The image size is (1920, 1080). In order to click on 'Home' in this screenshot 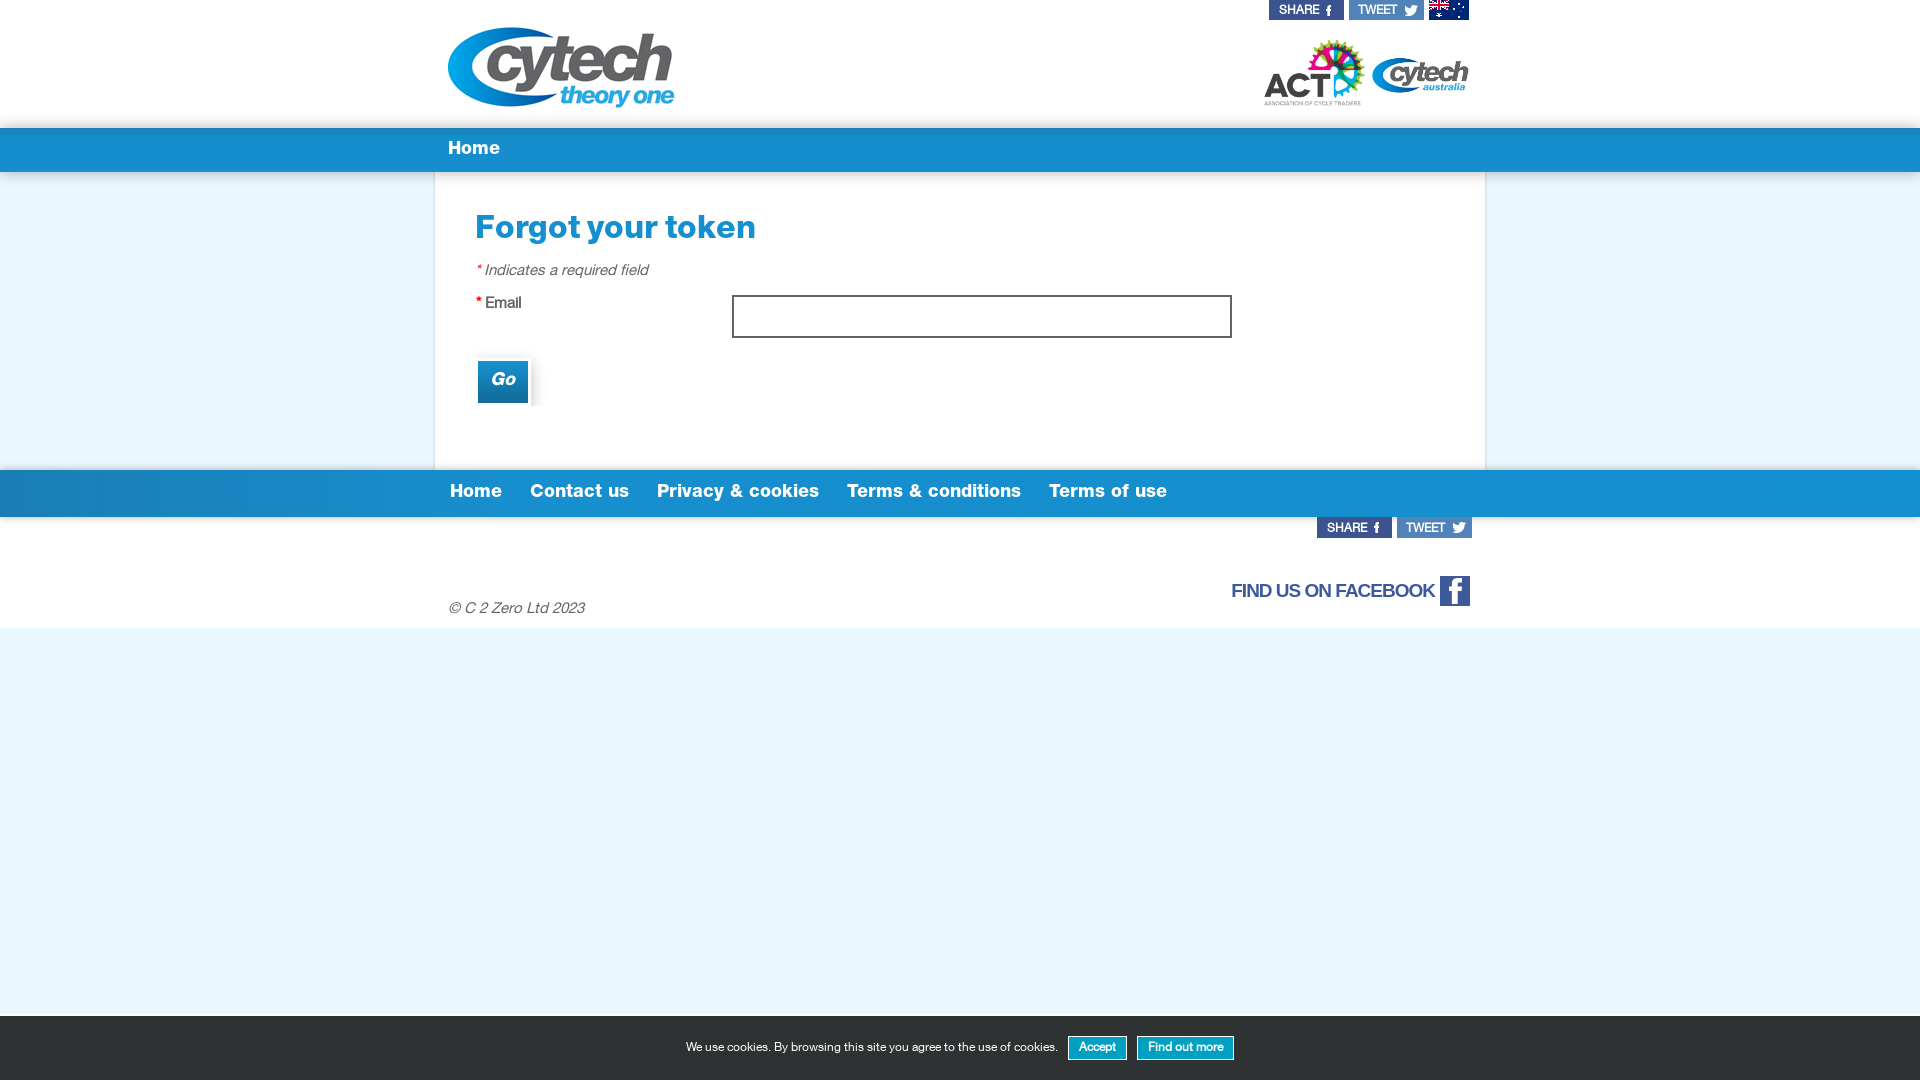, I will do `click(473, 149)`.